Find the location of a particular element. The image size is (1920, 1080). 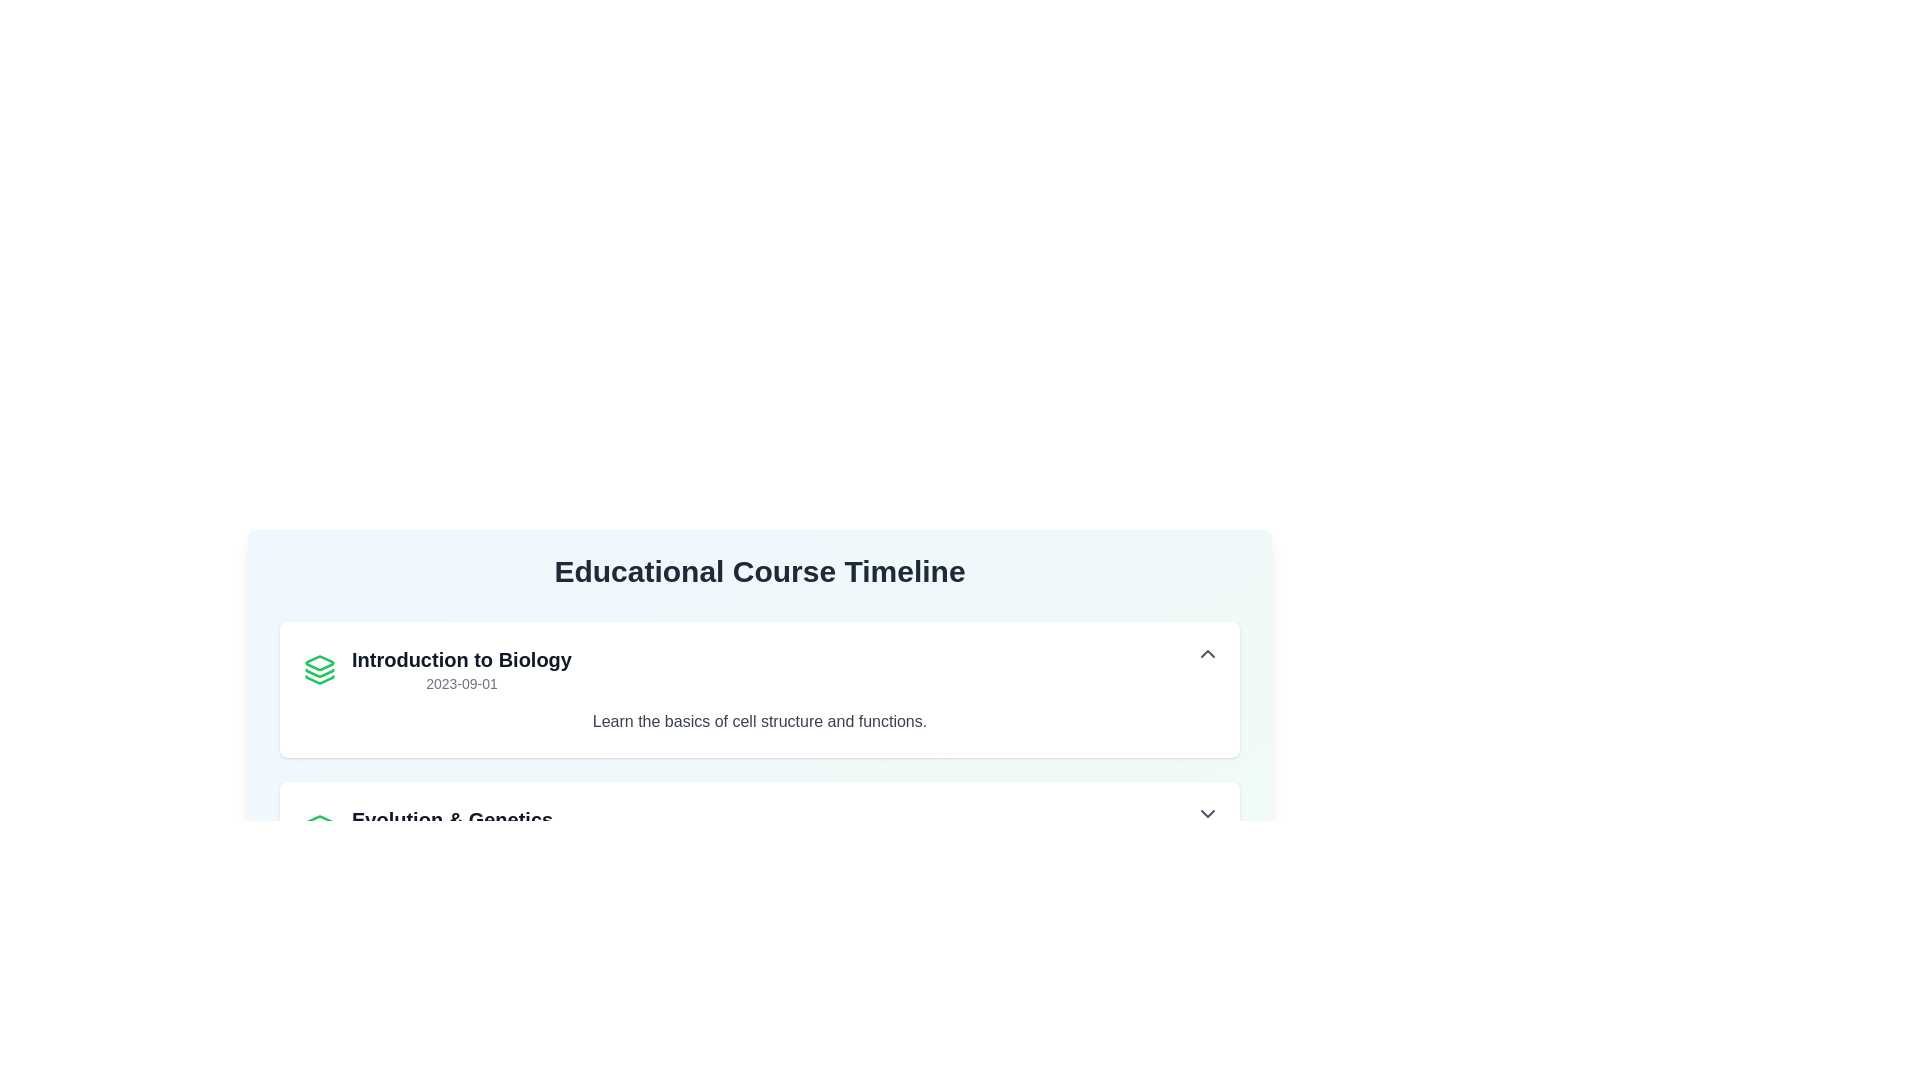

information contained in the Card Component titled 'Introduction to Biology', which includes the title, date, and description is located at coordinates (758, 689).